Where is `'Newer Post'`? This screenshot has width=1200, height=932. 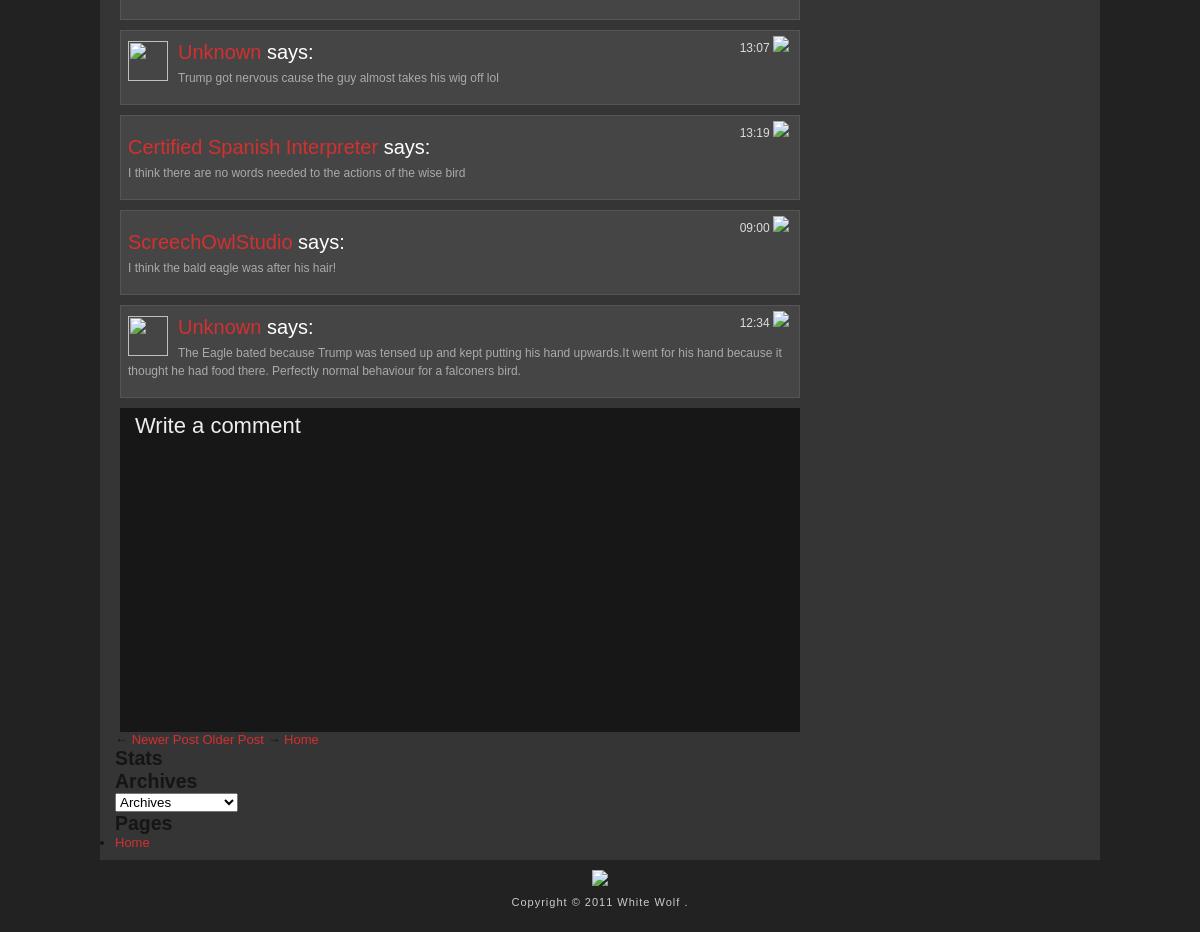 'Newer Post' is located at coordinates (163, 737).